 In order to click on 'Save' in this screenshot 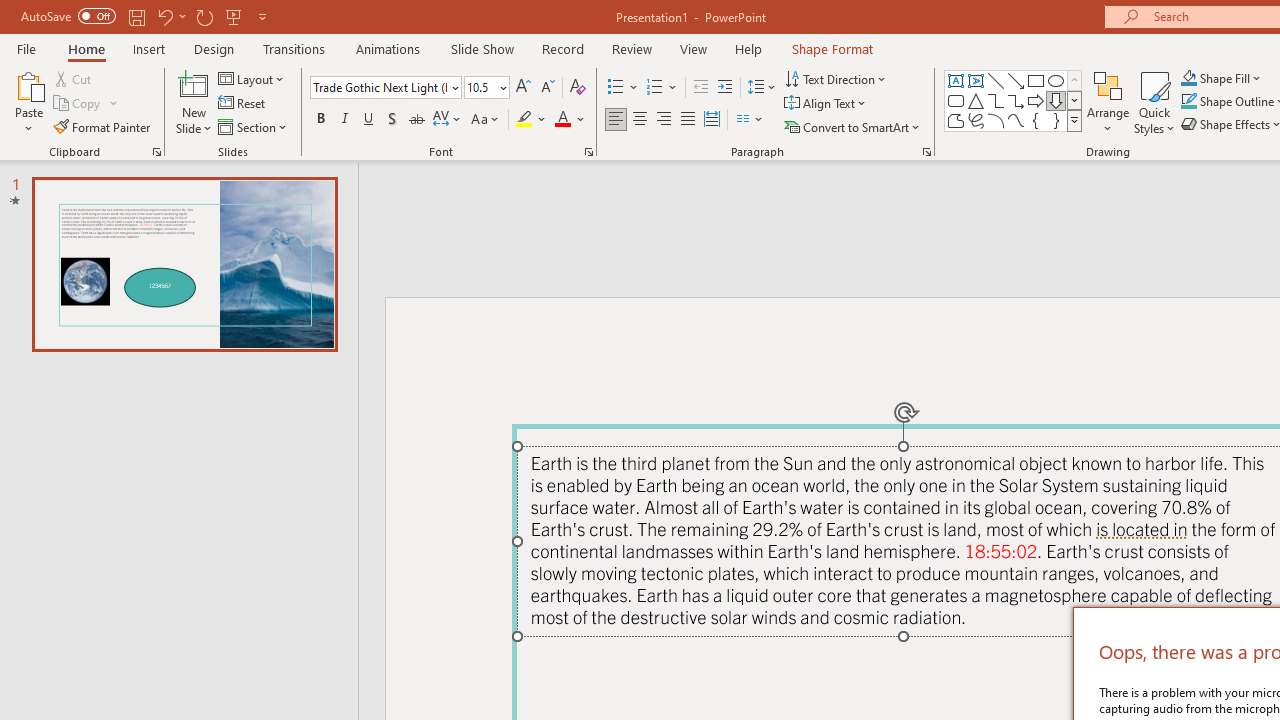, I will do `click(135, 16)`.